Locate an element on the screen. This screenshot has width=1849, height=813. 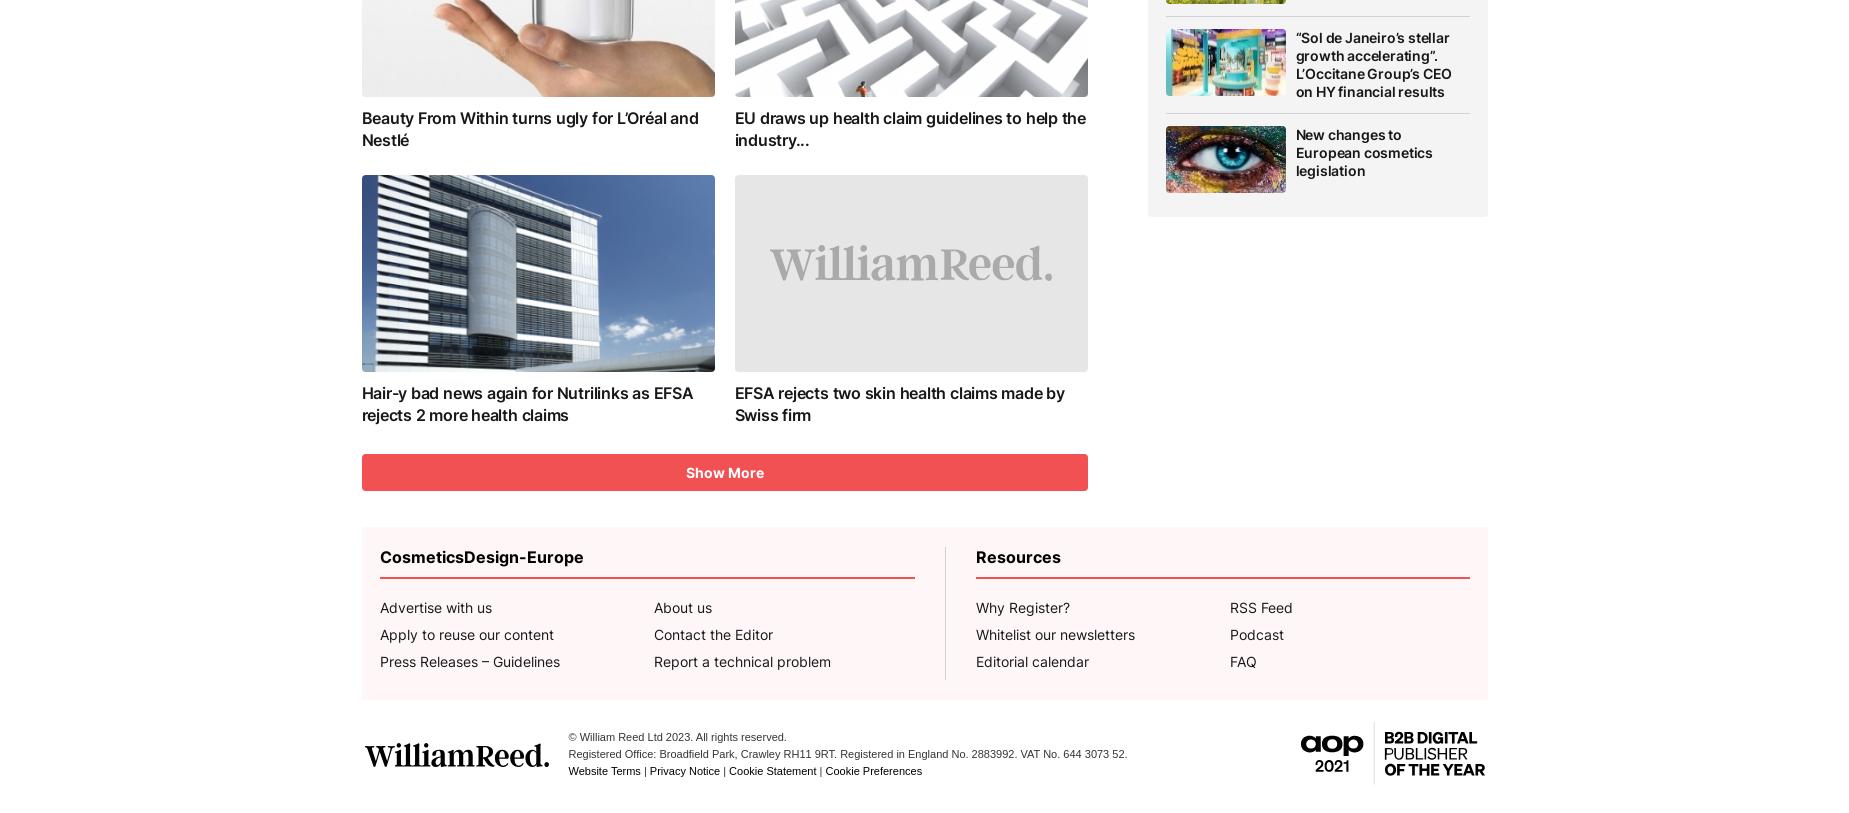
'CosmeticsDesign-Europe' is located at coordinates (479, 556).